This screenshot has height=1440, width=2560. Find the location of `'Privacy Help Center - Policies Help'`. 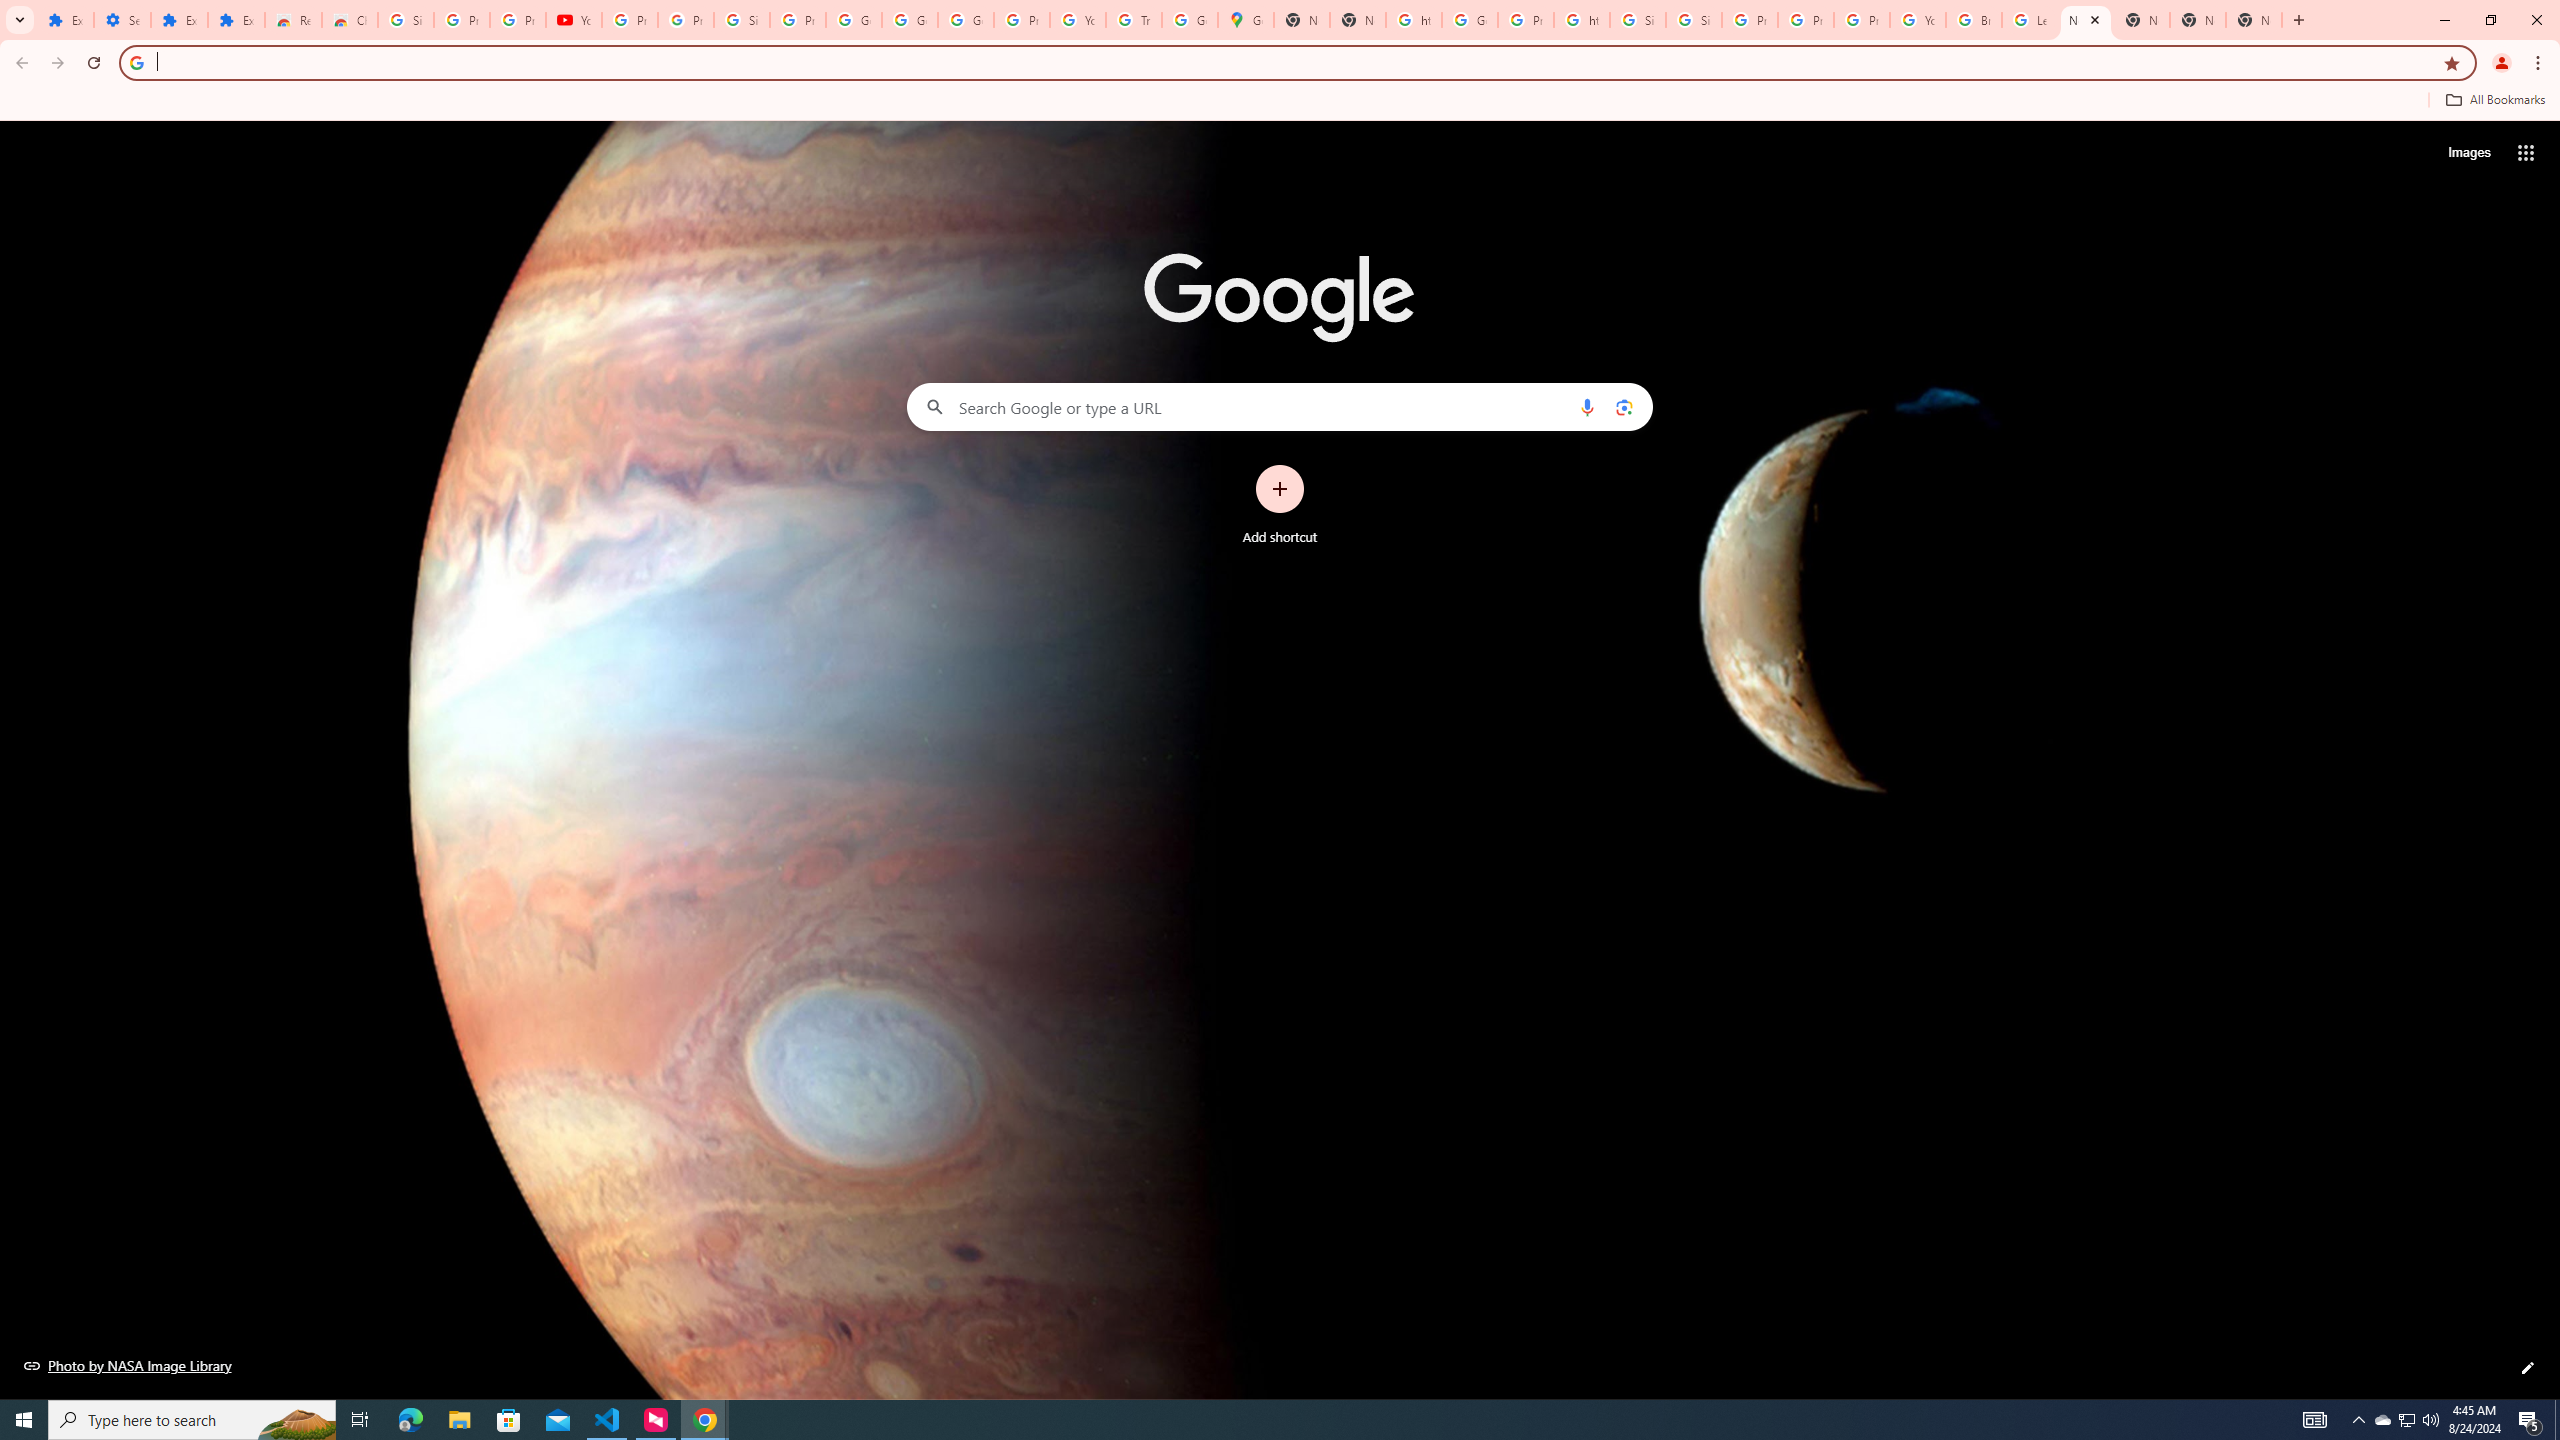

'Privacy Help Center - Policies Help' is located at coordinates (1805, 19).